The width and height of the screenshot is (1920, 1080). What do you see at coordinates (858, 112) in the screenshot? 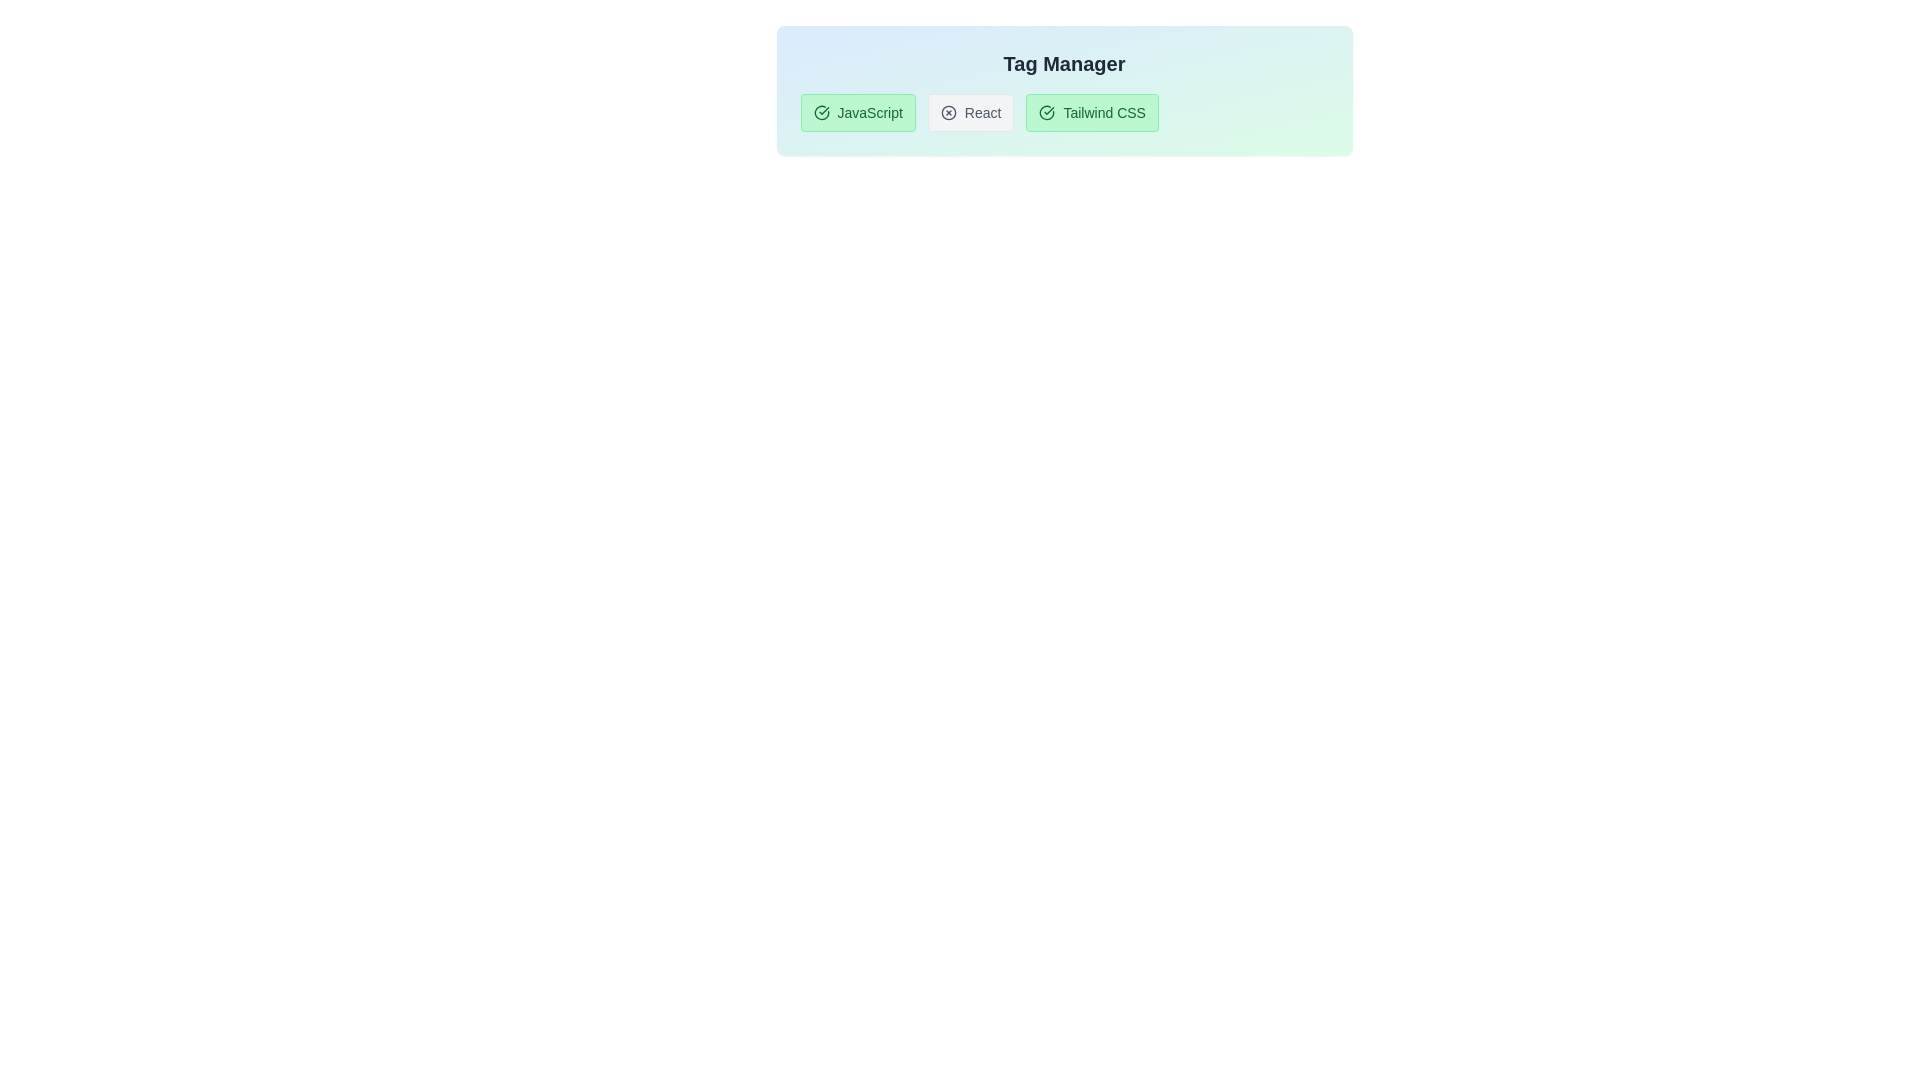
I see `the tag JavaScript to view its hover effect` at bounding box center [858, 112].